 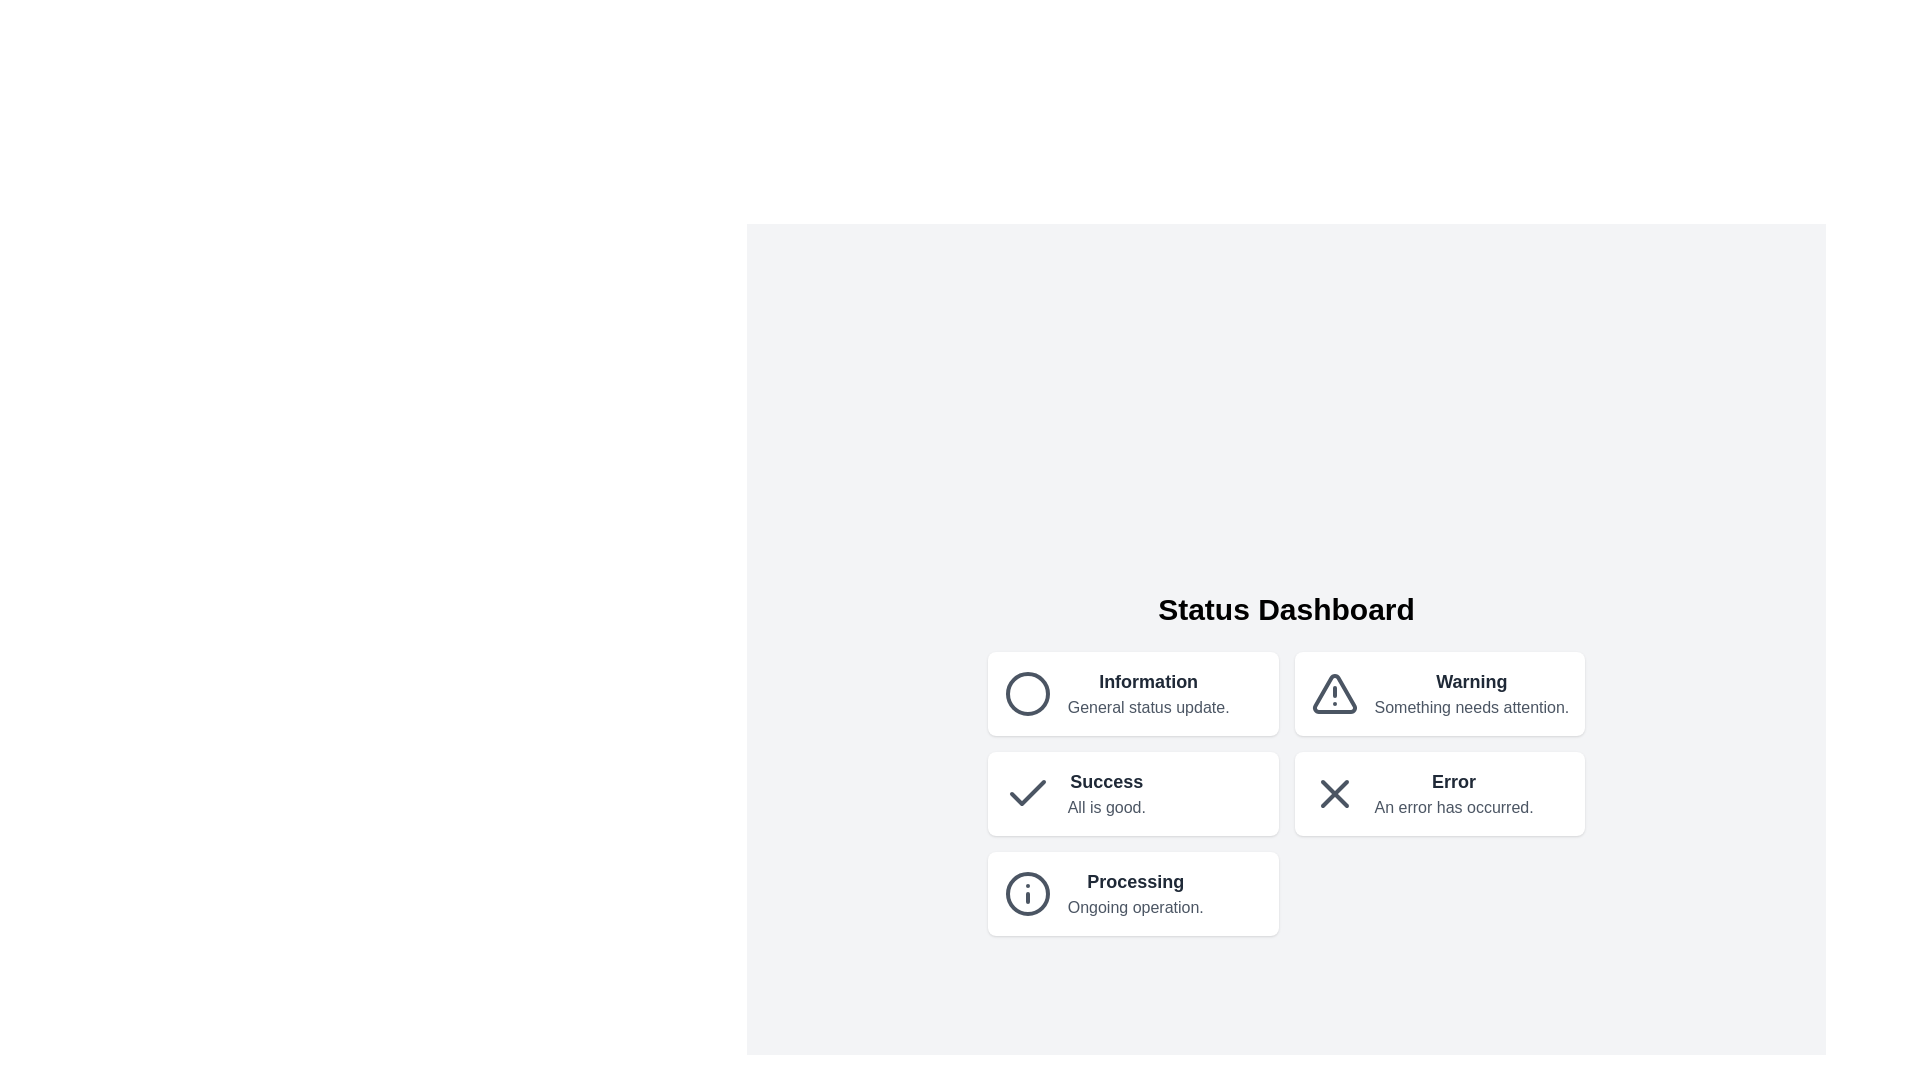 I want to click on the leftmost Informational card in the bottom row of the 2x3 grid within the 'Status Dashboard', which contains an 'i' icon, bold text 'Processing', and smaller text 'Ongoing operation', so click(x=1133, y=893).